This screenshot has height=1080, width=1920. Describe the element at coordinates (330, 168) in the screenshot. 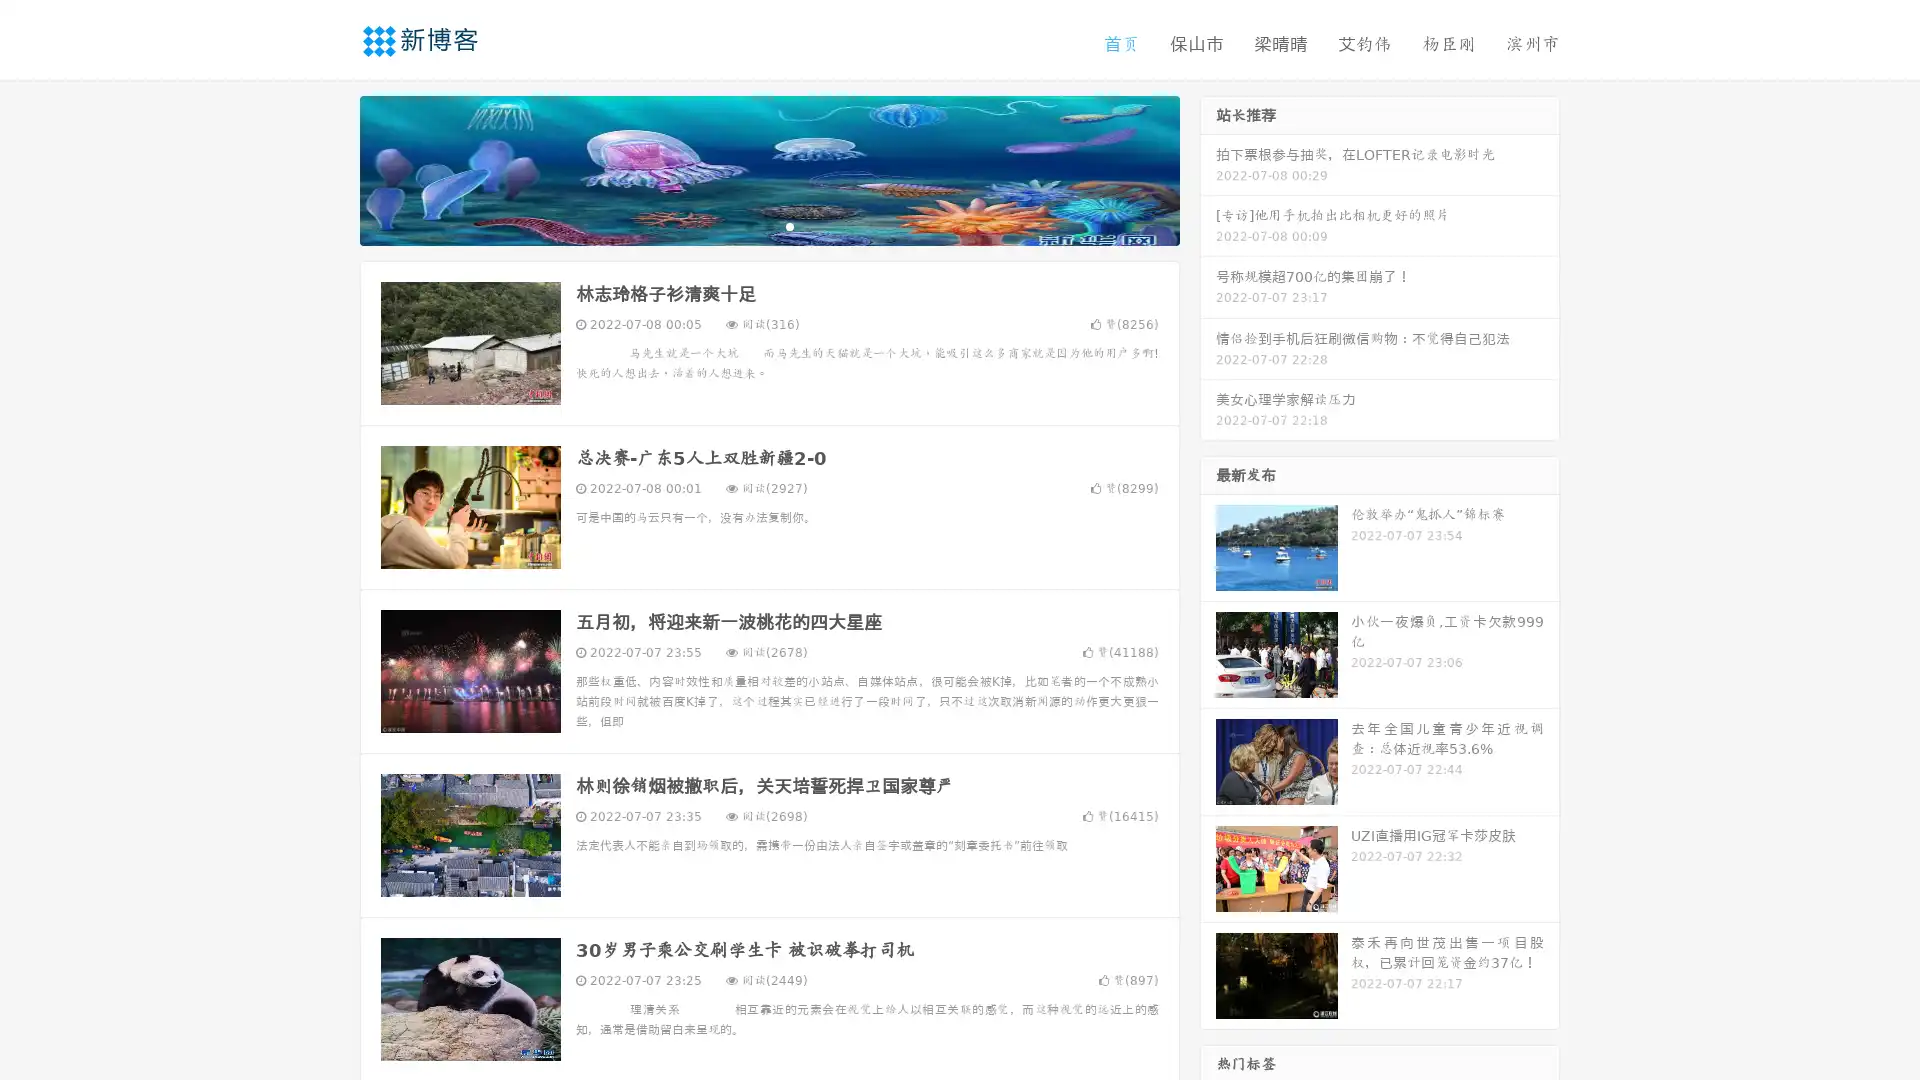

I see `Previous slide` at that location.